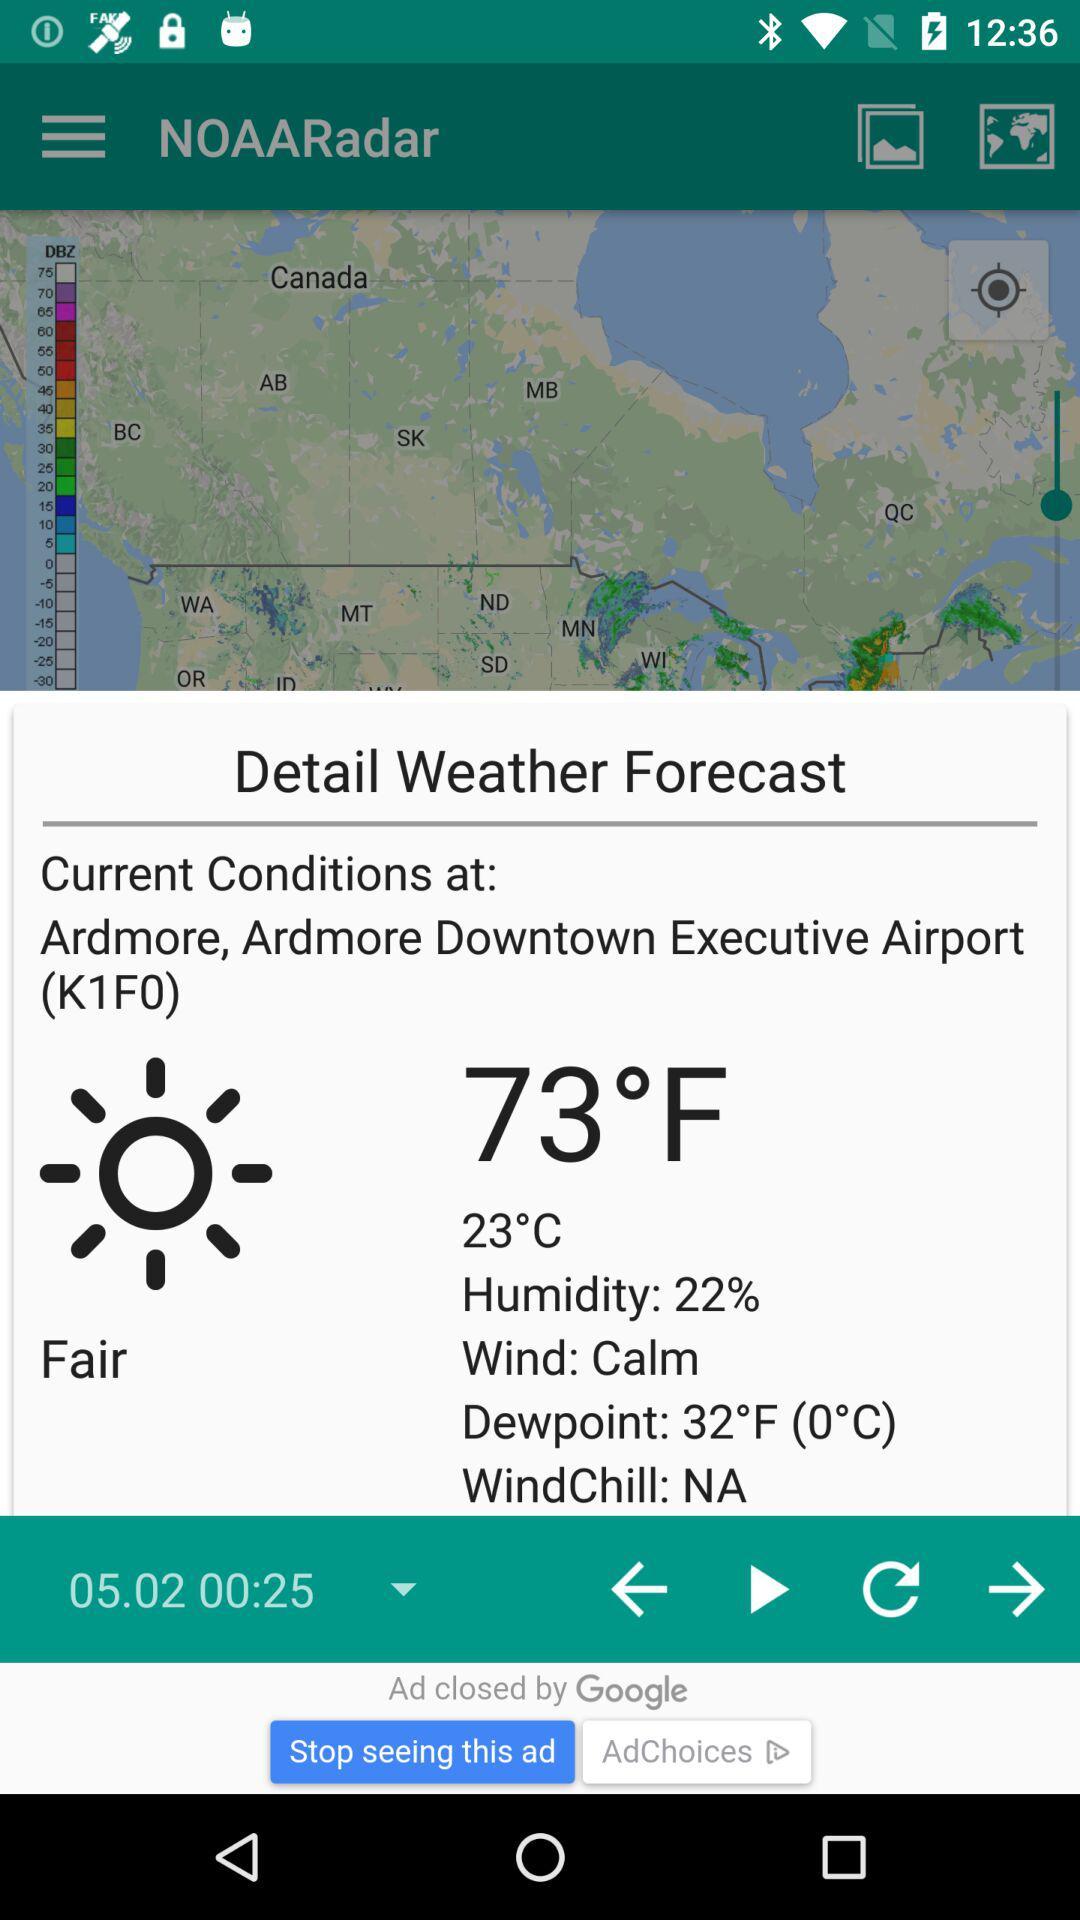 Image resolution: width=1080 pixels, height=1920 pixels. What do you see at coordinates (998, 290) in the screenshot?
I see `the location_crosshair icon` at bounding box center [998, 290].